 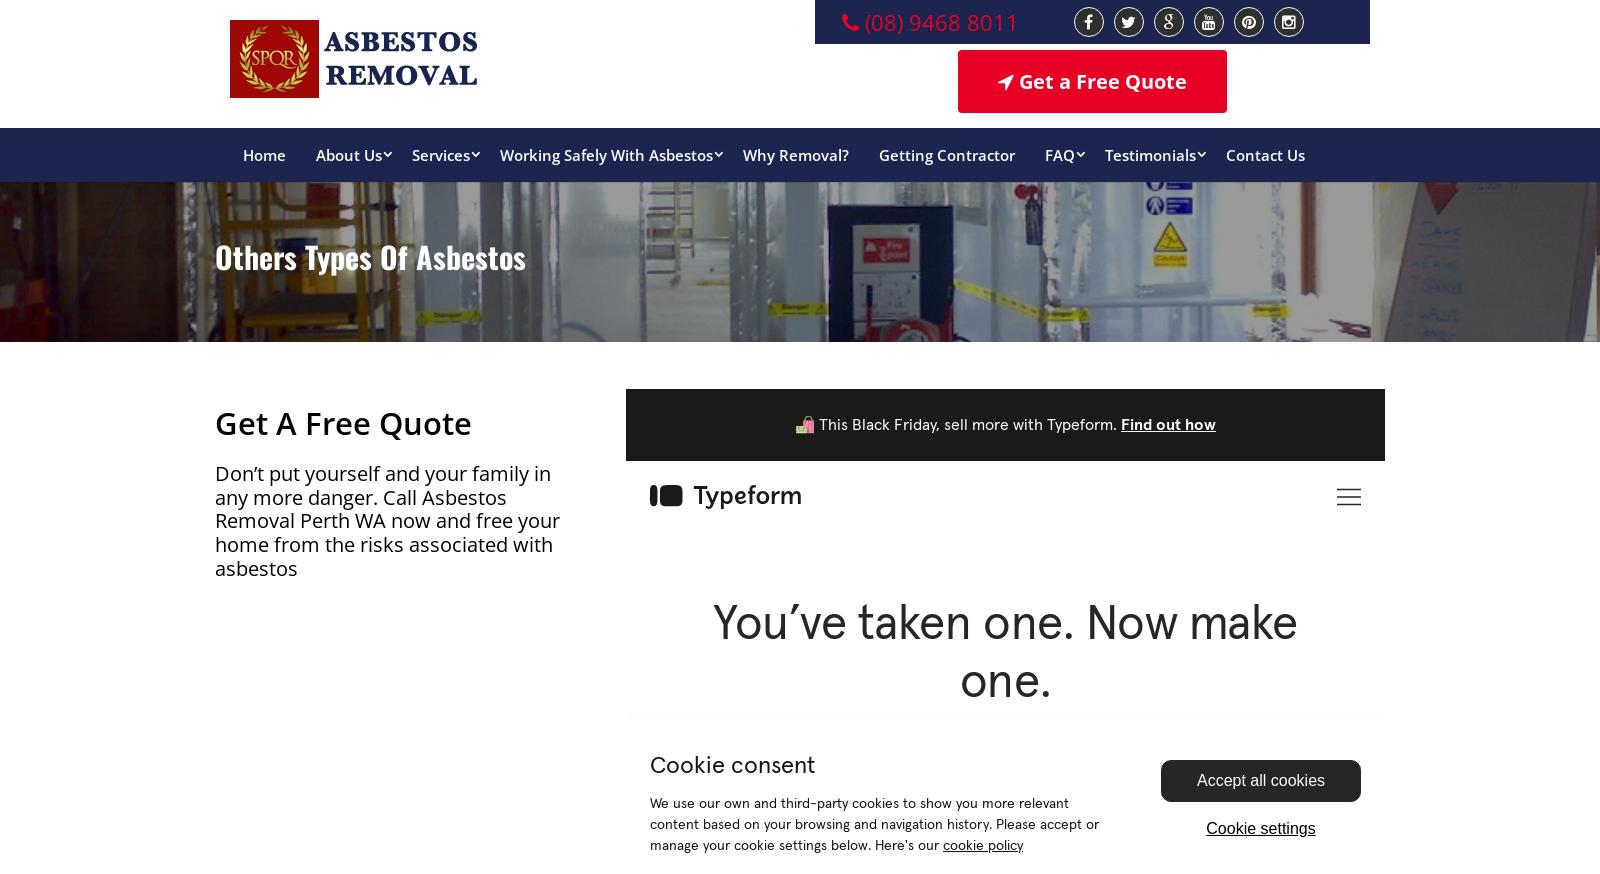 I want to click on 'FAQ', so click(x=1060, y=153).